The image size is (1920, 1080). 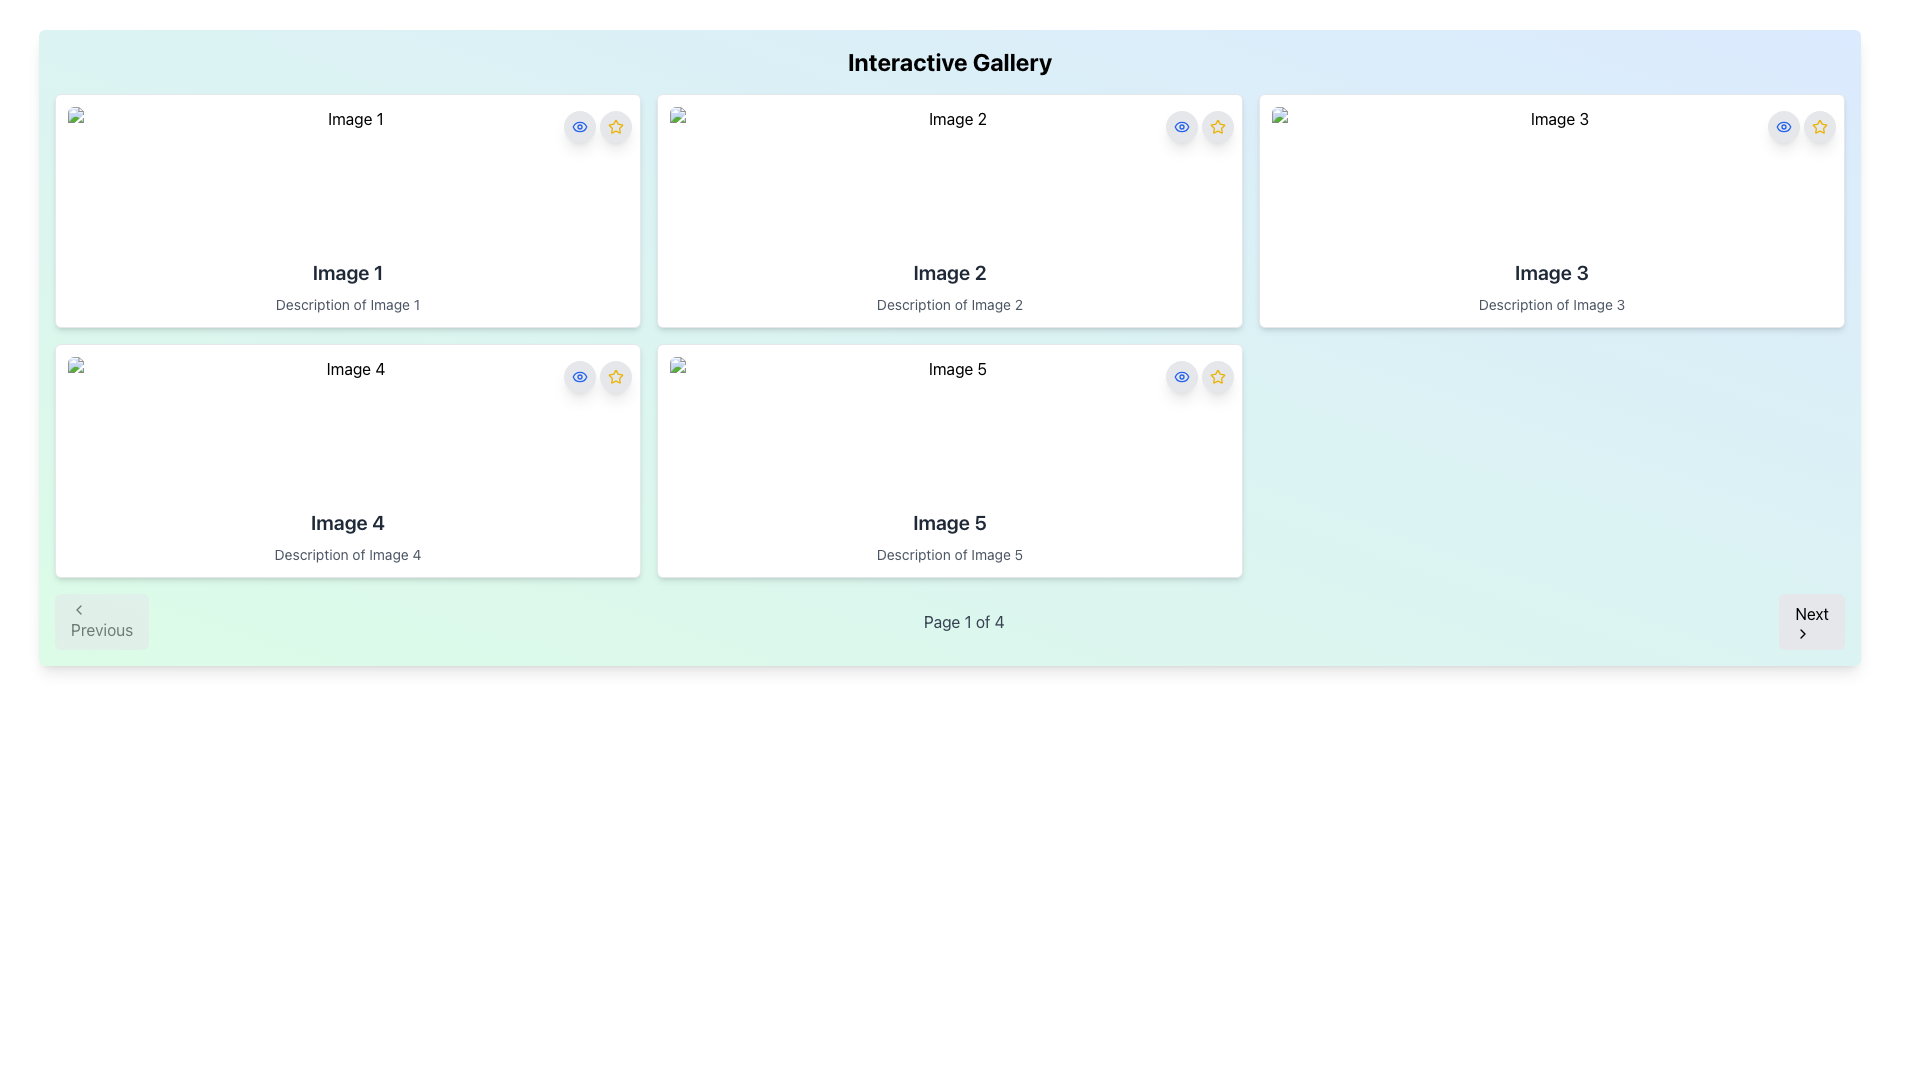 What do you see at coordinates (1784, 127) in the screenshot?
I see `the eye glyph button located in the upper-right corner of the 'Image 3' card` at bounding box center [1784, 127].